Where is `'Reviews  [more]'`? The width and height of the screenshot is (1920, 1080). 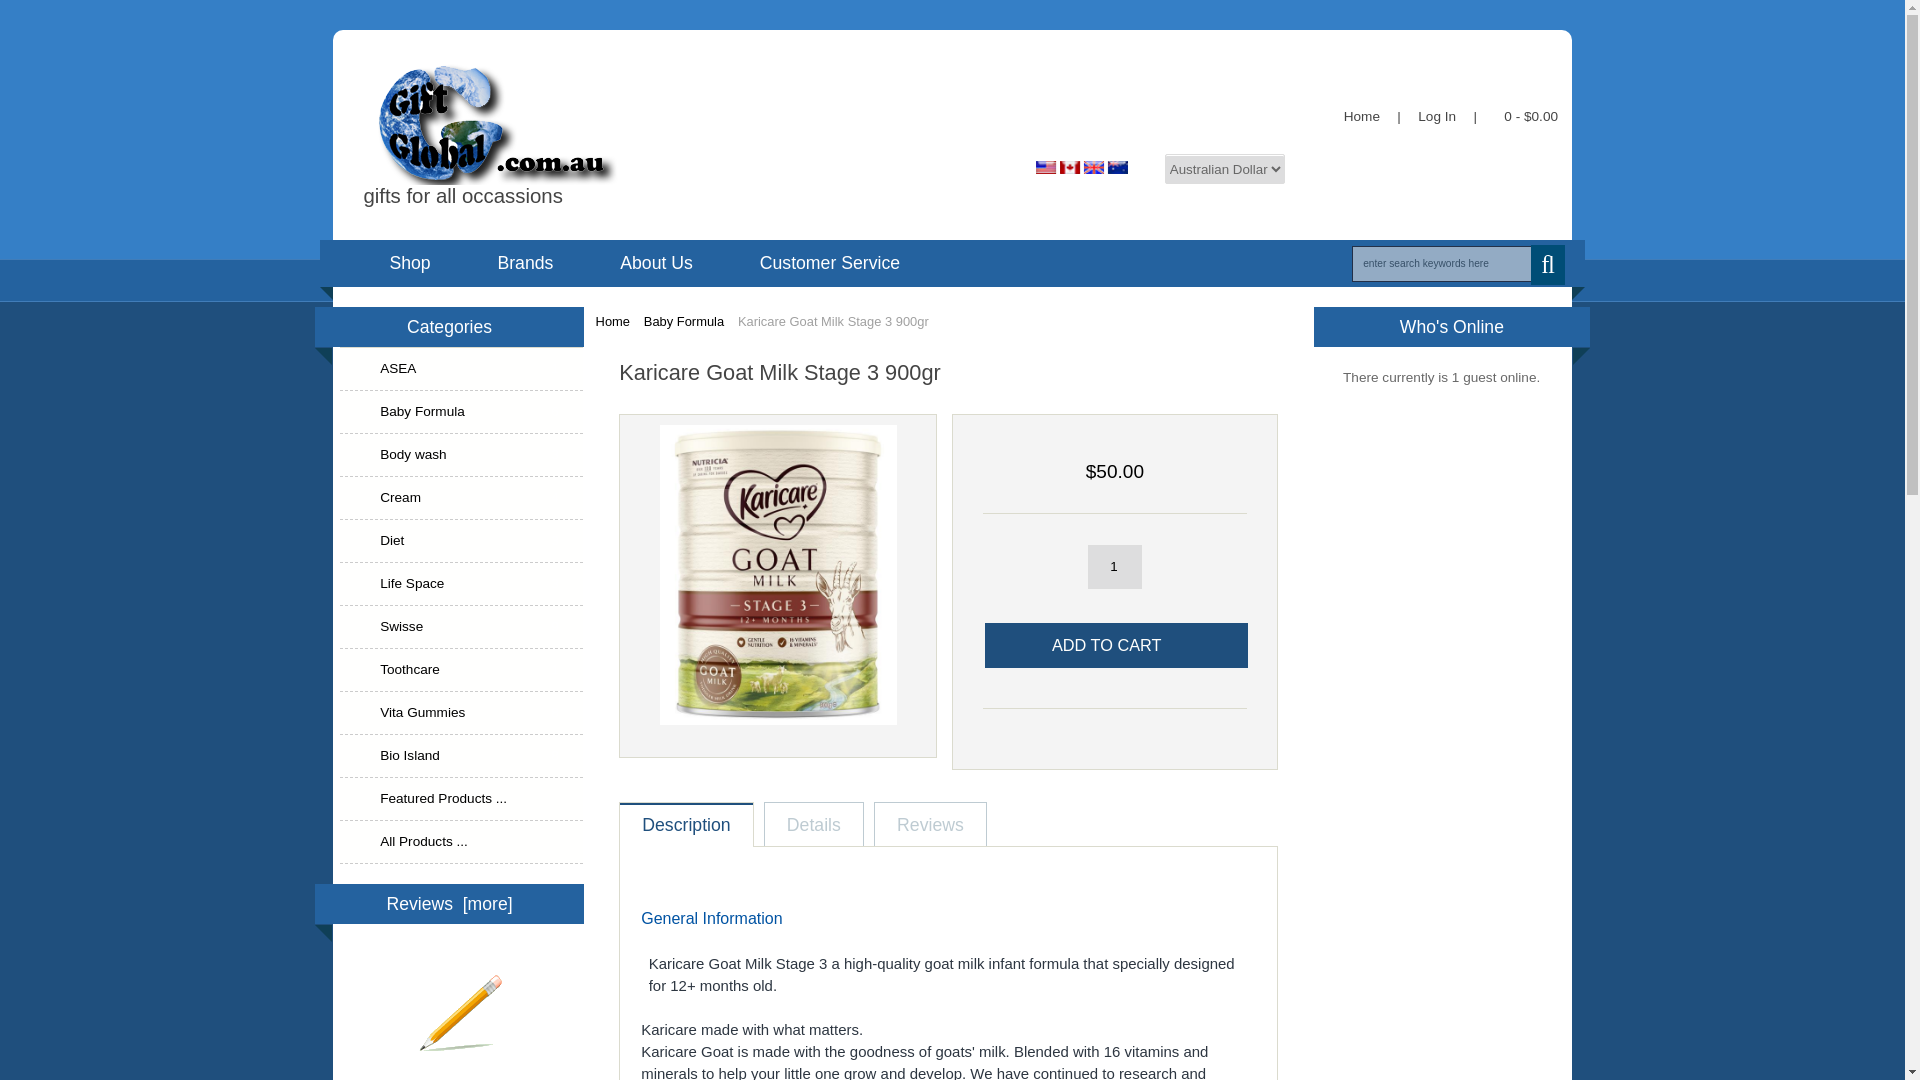
'Reviews  [more]' is located at coordinates (448, 903).